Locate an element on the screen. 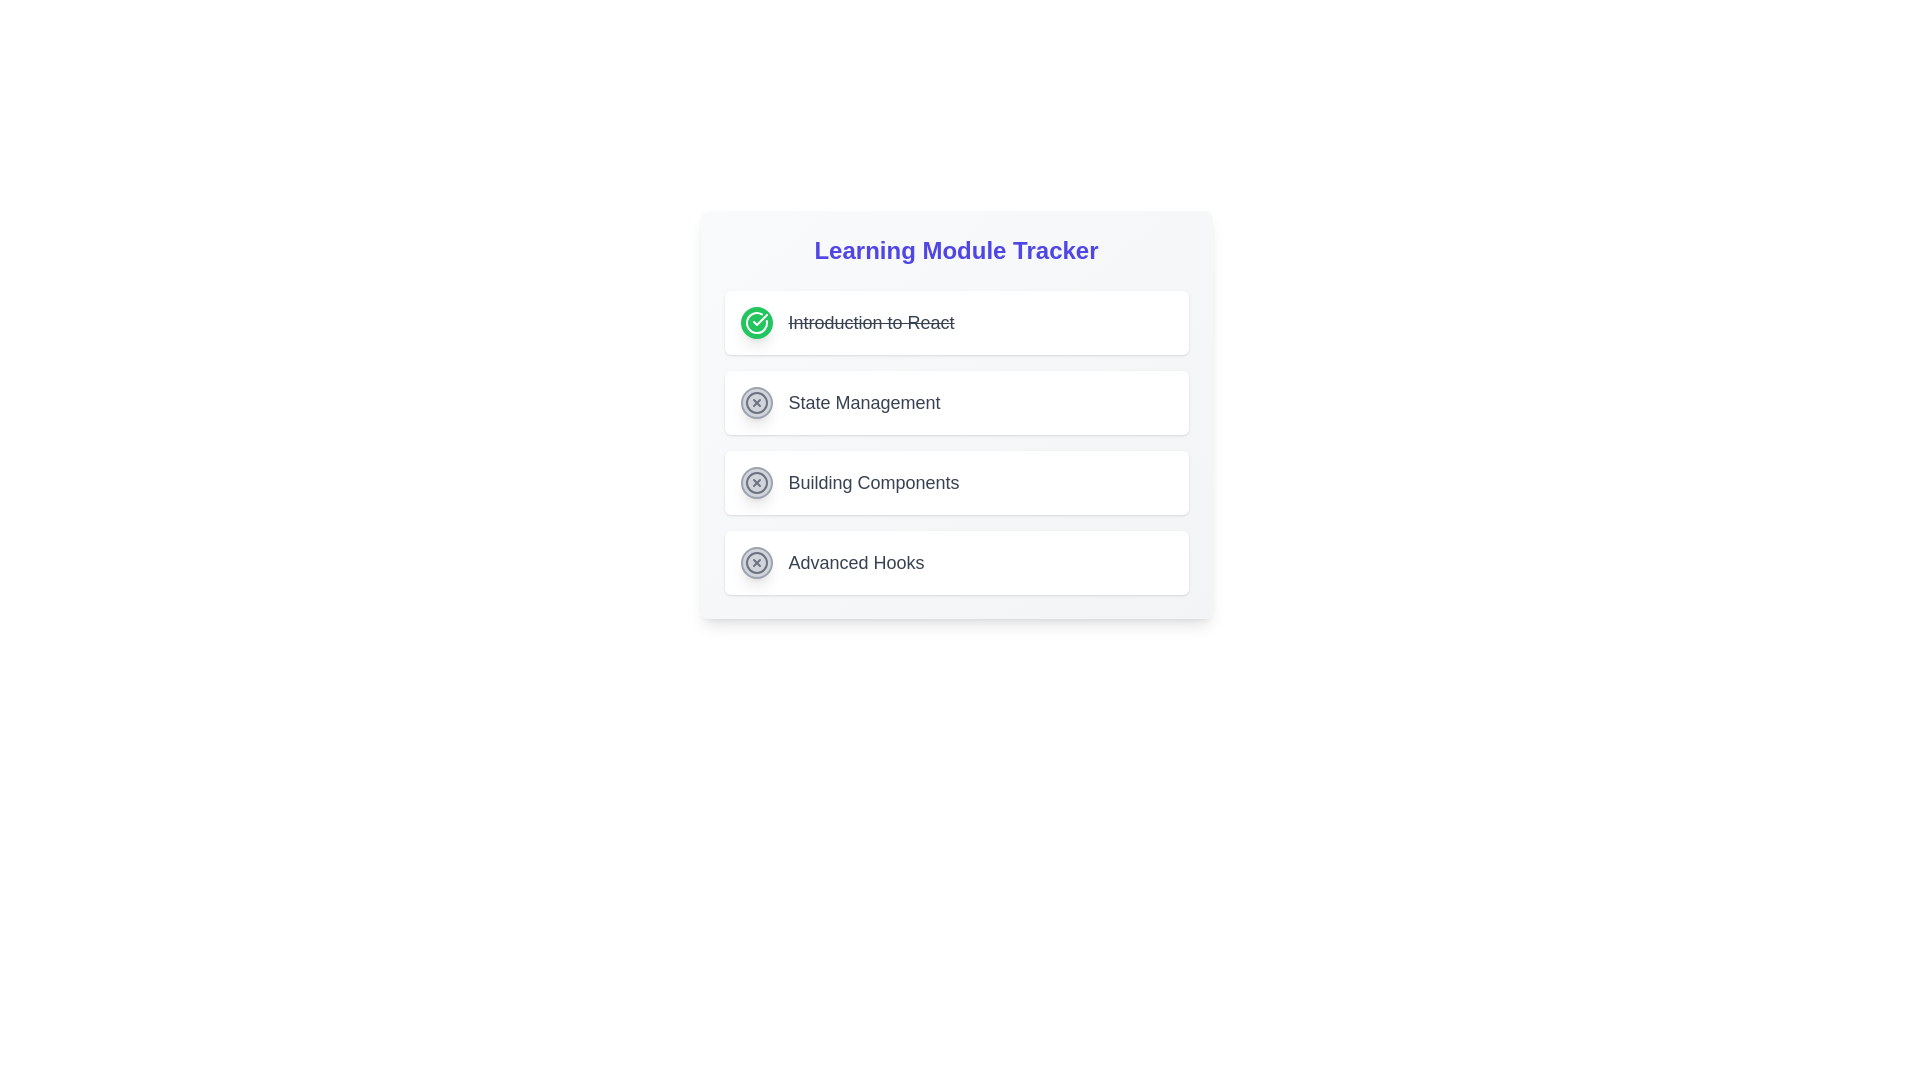 Image resolution: width=1920 pixels, height=1080 pixels. the status indicator icon located is located at coordinates (755, 482).